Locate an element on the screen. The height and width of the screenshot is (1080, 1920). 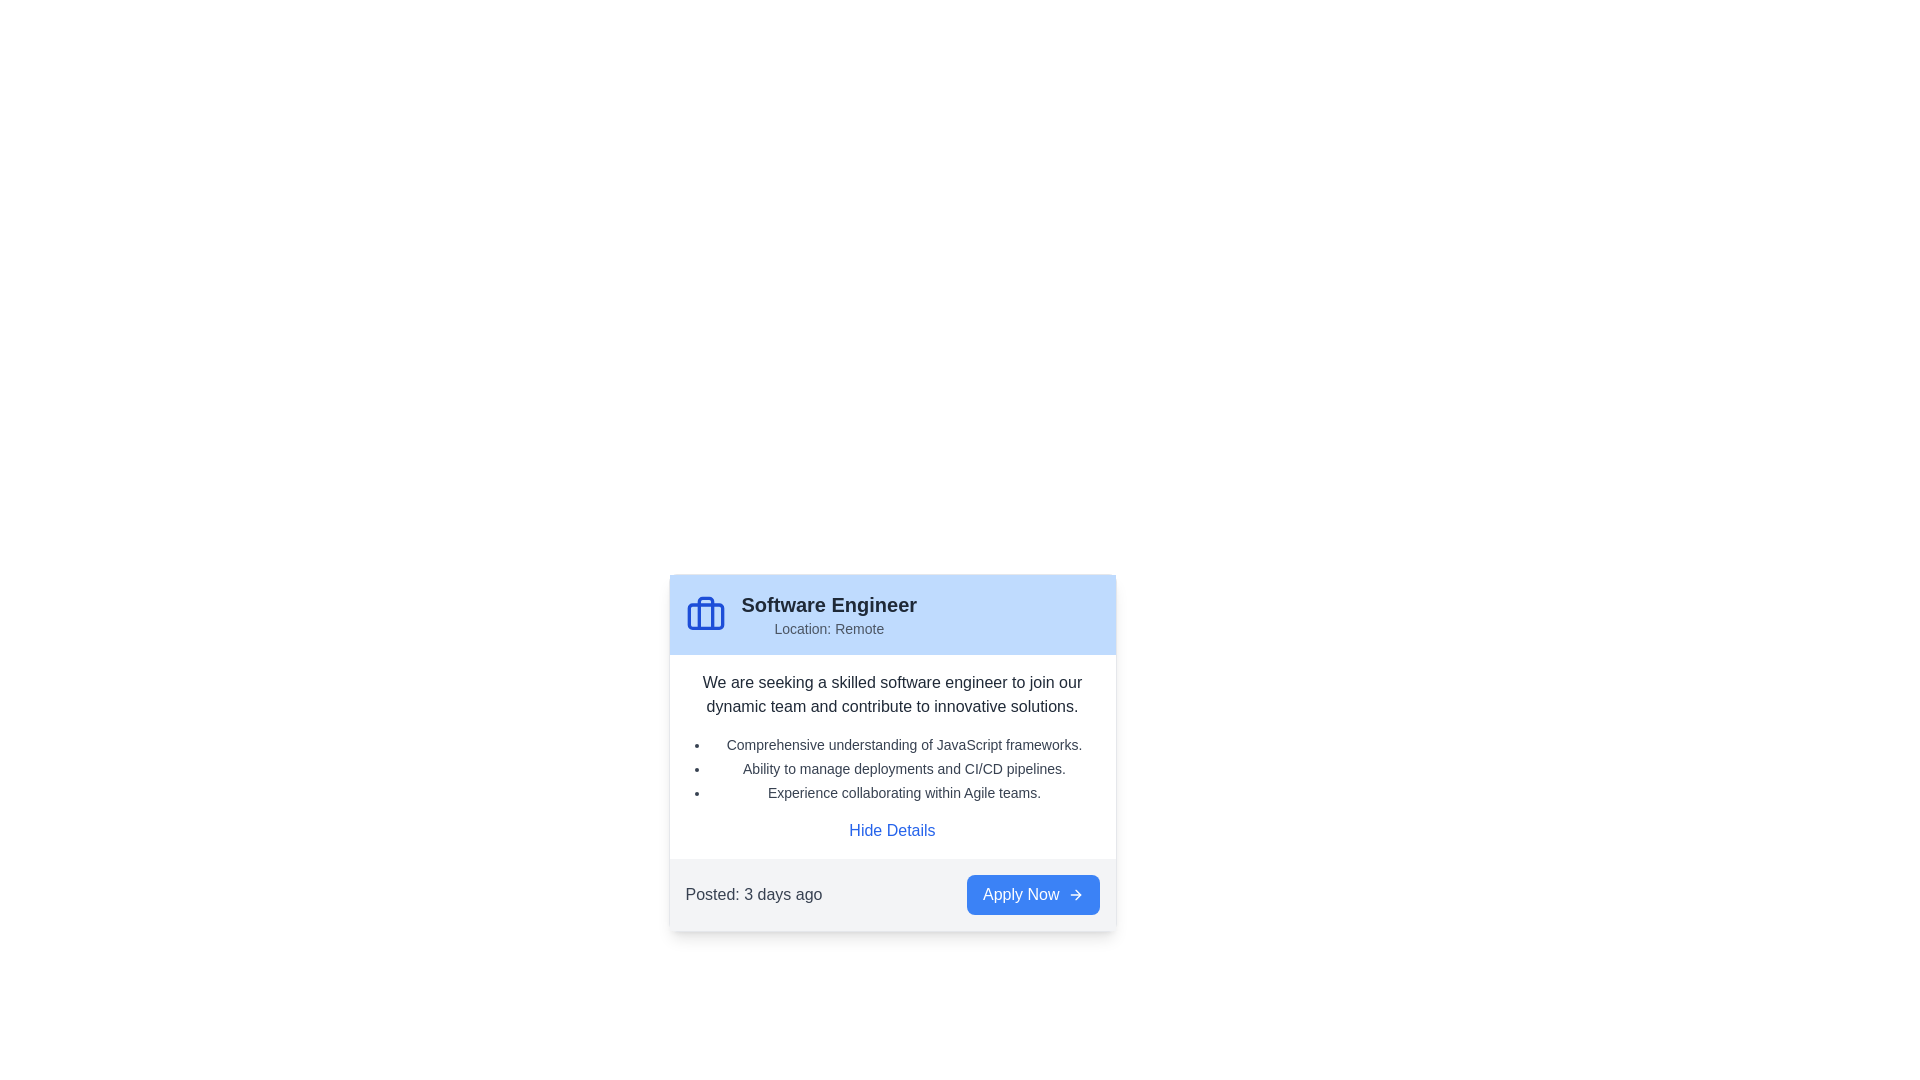
text content of the third item in the bulleted list that says 'Experience collaborating within Agile teams.' located in the main content area of a job posting card is located at coordinates (903, 792).